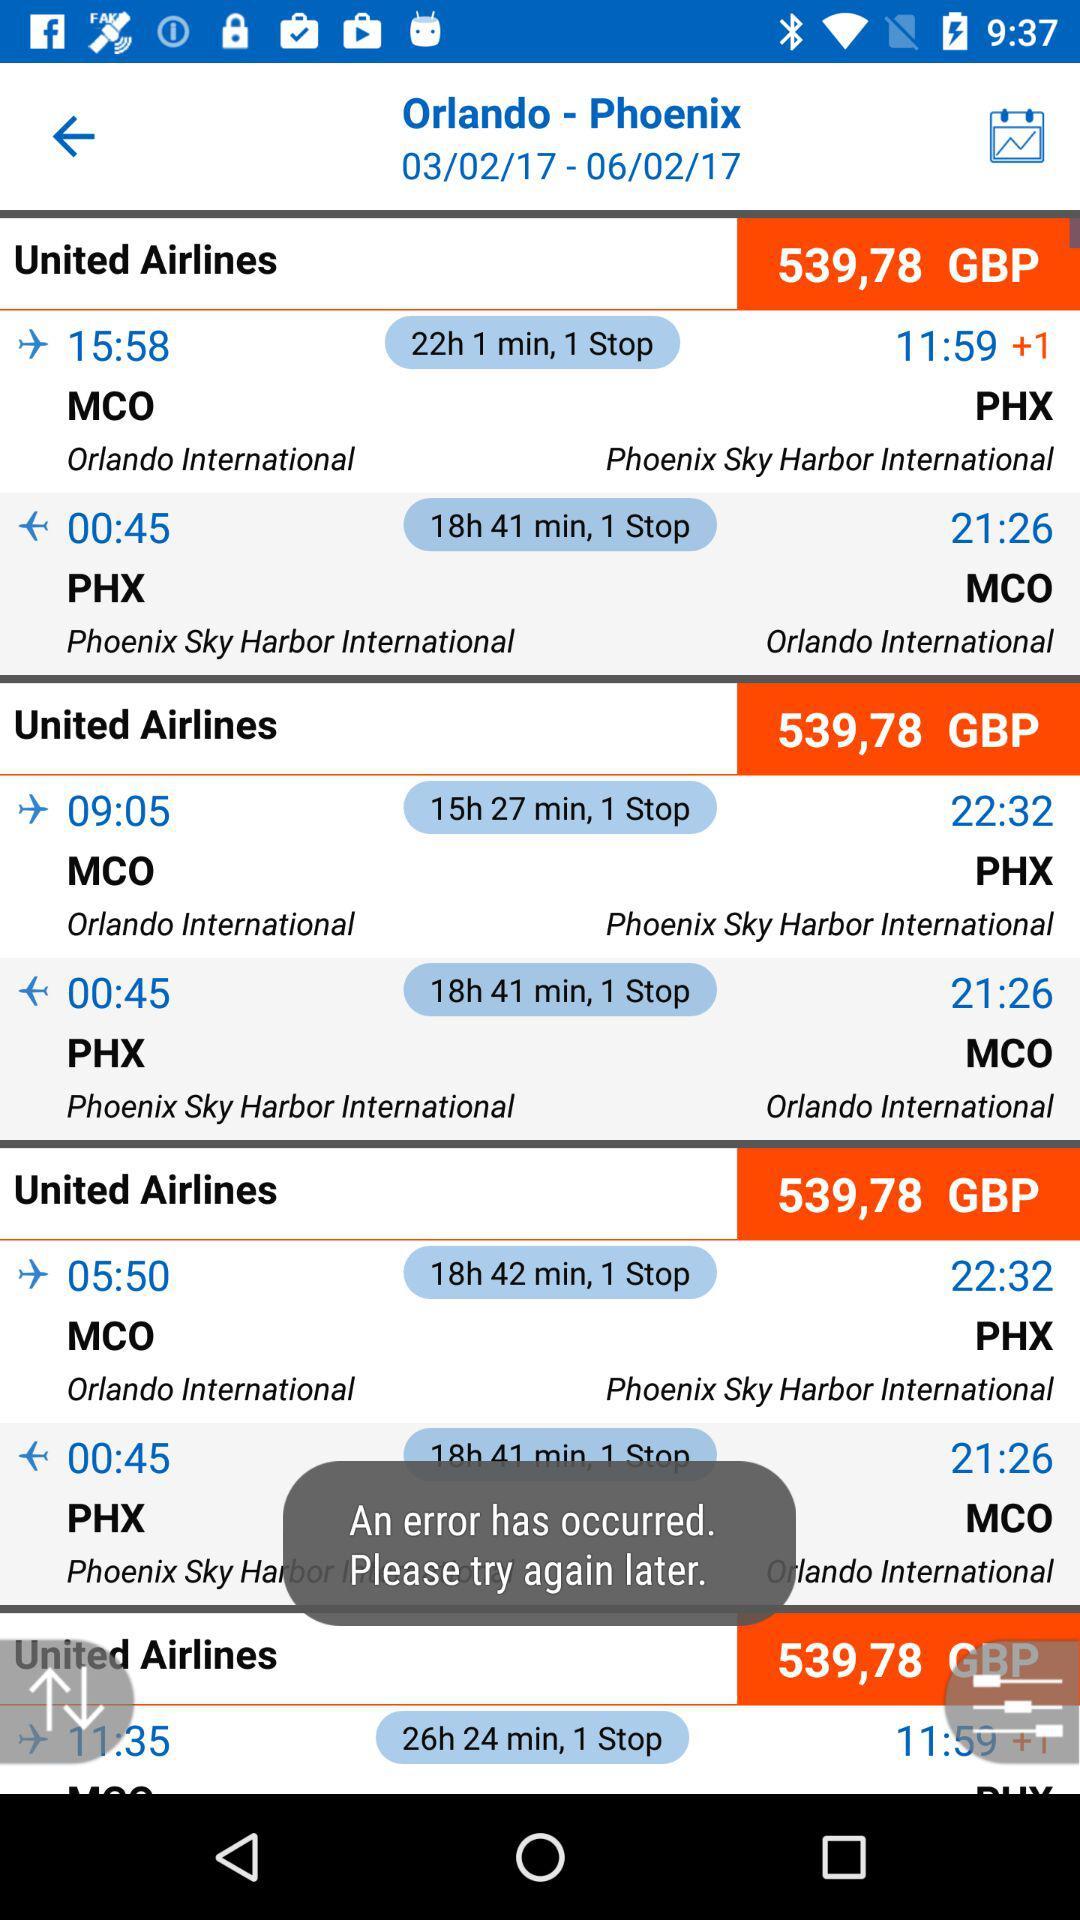 Image resolution: width=1080 pixels, height=1920 pixels. I want to click on the swap icon, so click(77, 1700).